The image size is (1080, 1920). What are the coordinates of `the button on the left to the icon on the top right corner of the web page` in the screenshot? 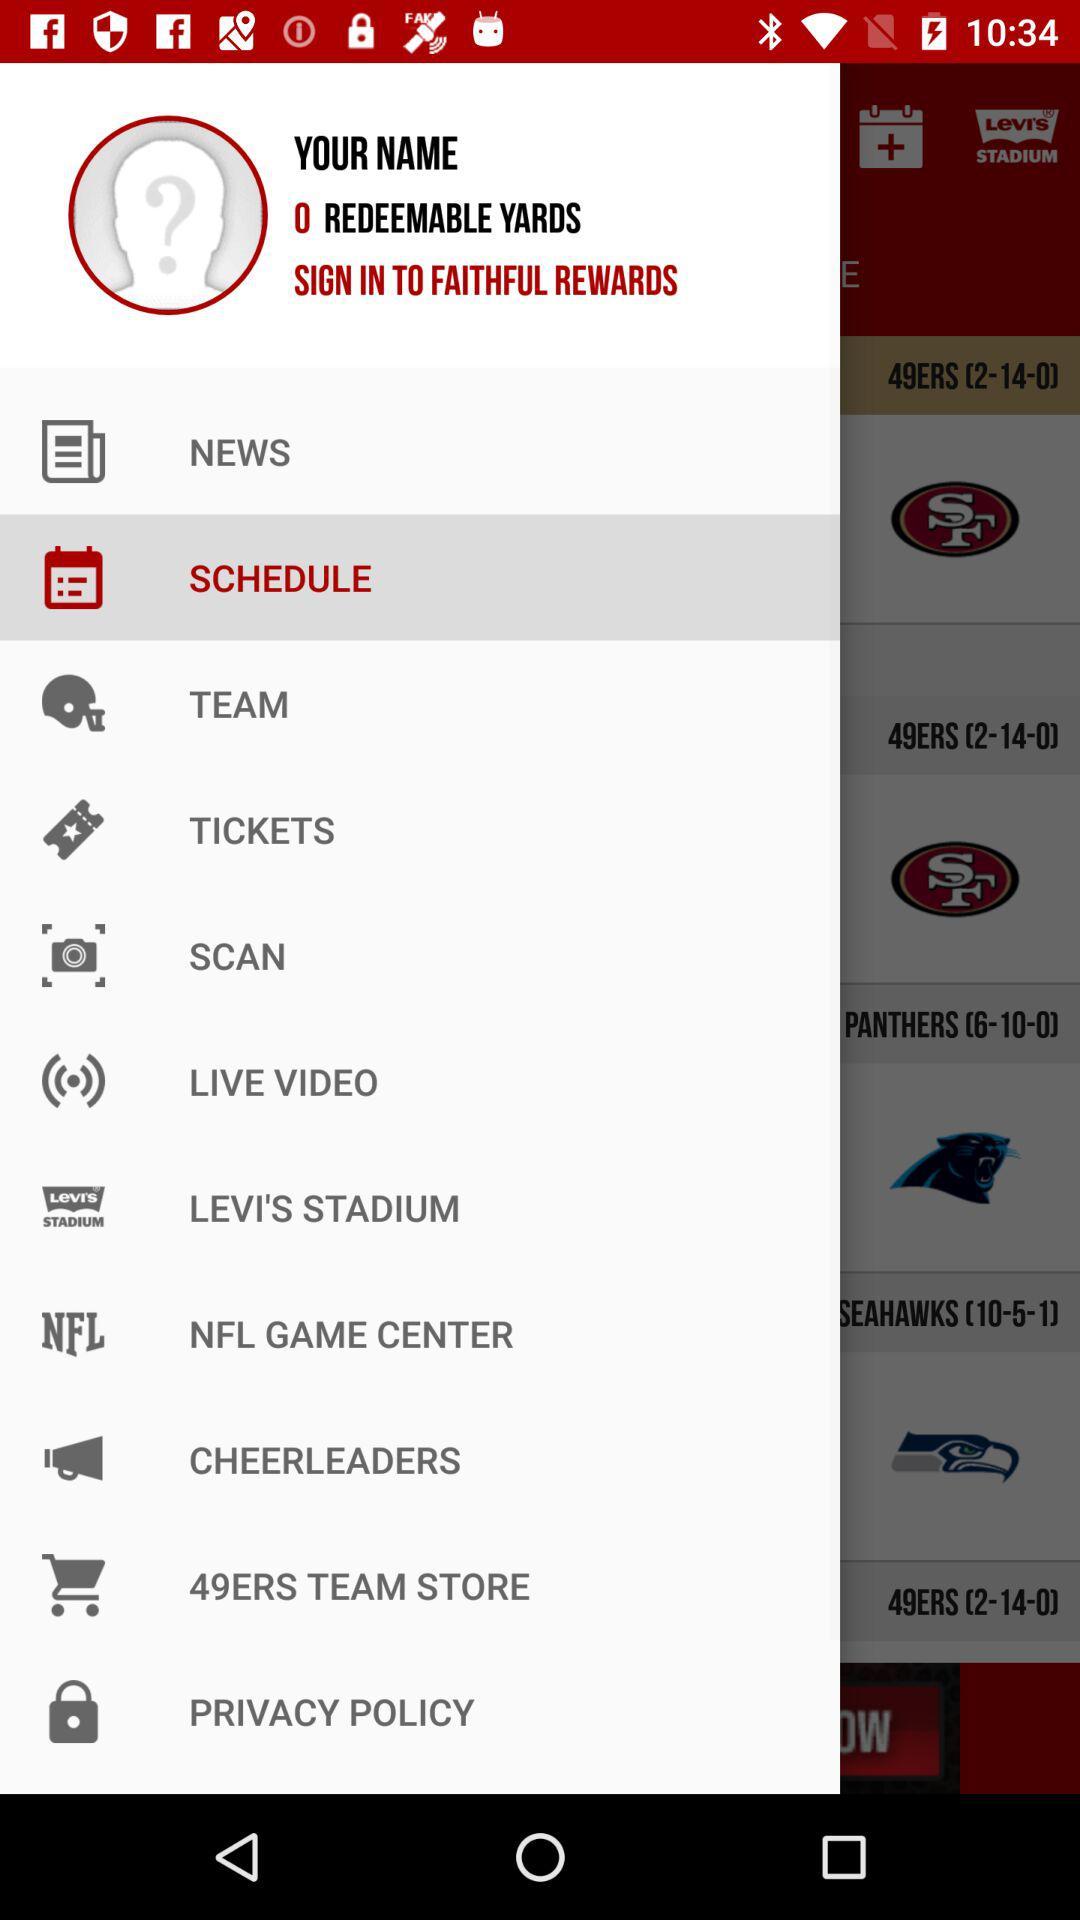 It's located at (890, 136).